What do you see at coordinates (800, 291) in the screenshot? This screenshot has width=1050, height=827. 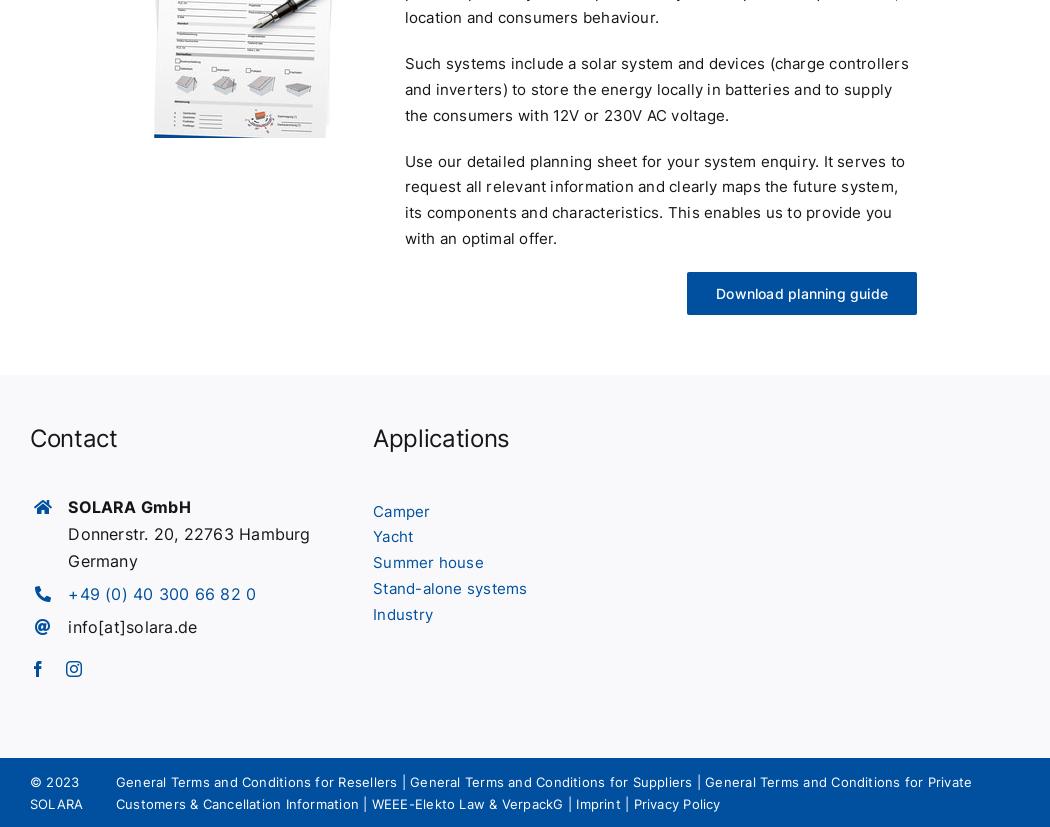 I see `'Download planning guide'` at bounding box center [800, 291].